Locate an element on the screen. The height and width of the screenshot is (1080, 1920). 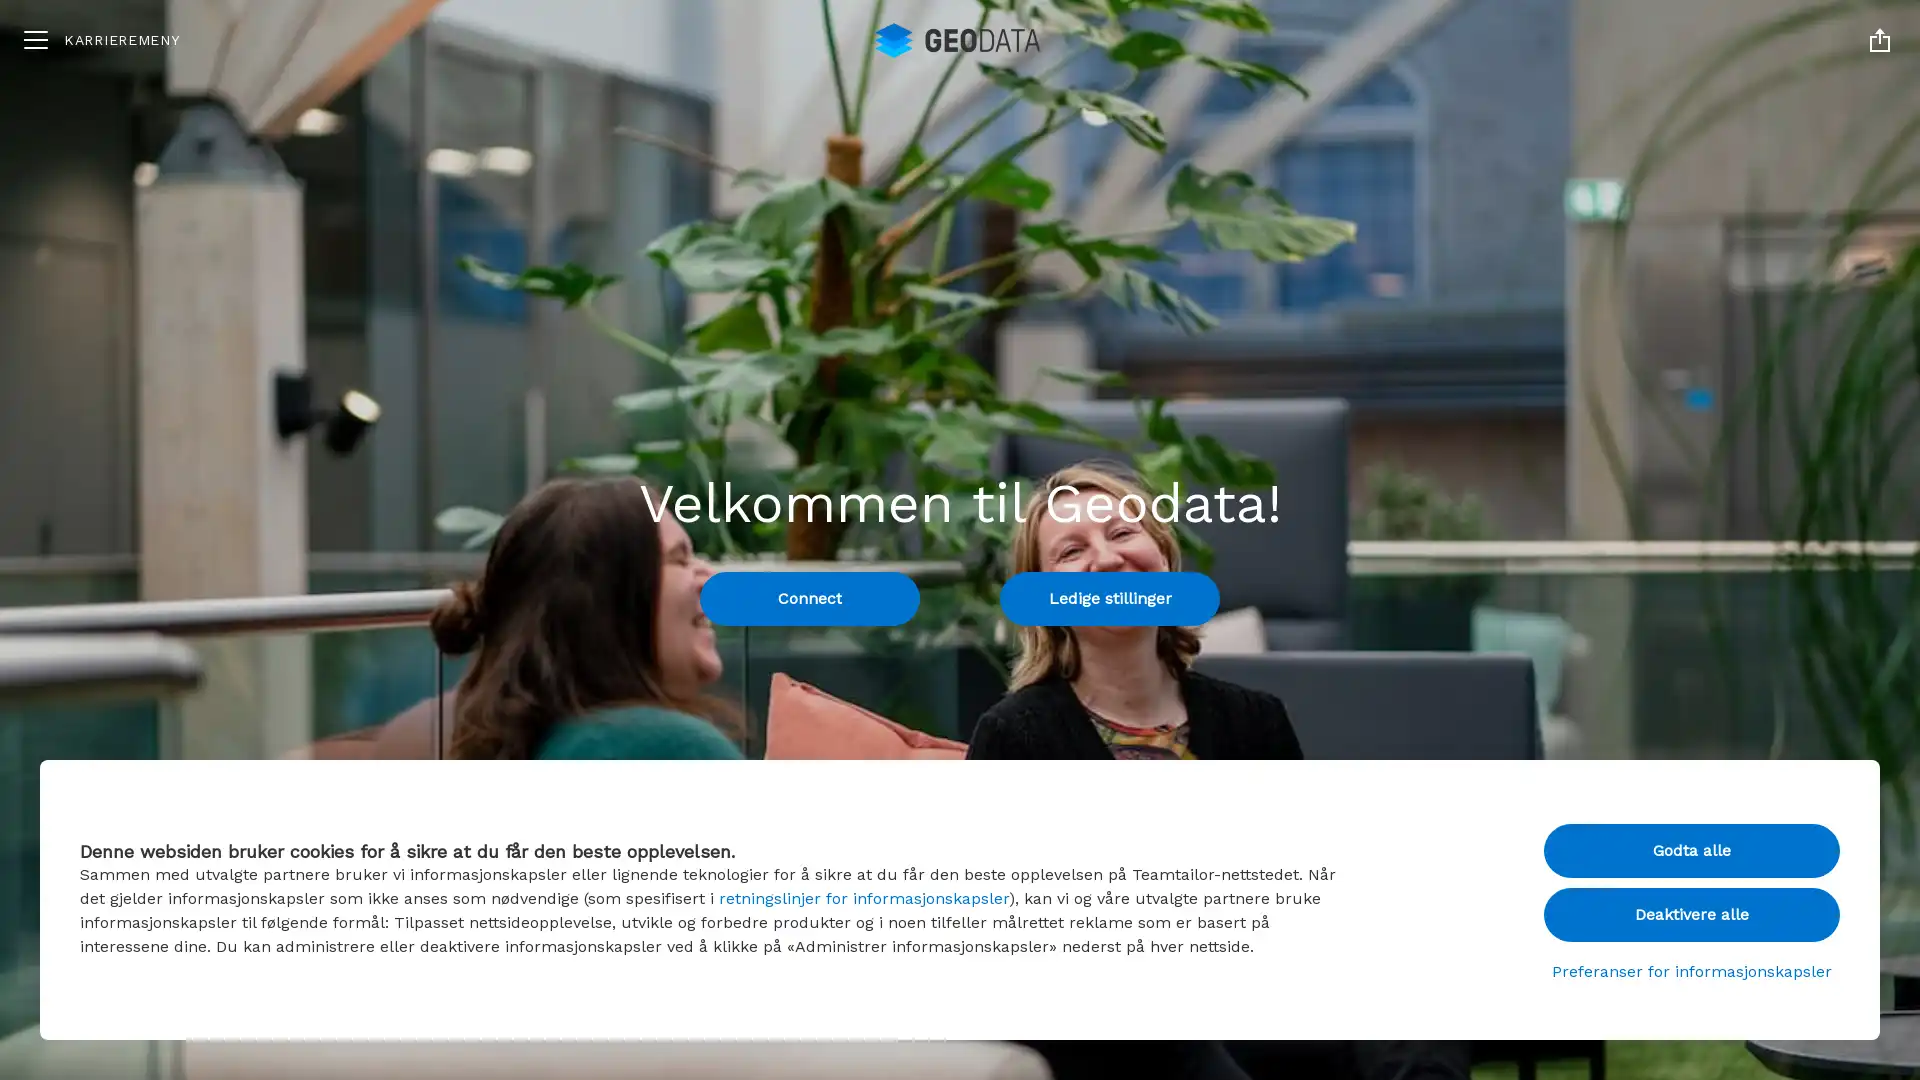
Del side is located at coordinates (1879, 39).